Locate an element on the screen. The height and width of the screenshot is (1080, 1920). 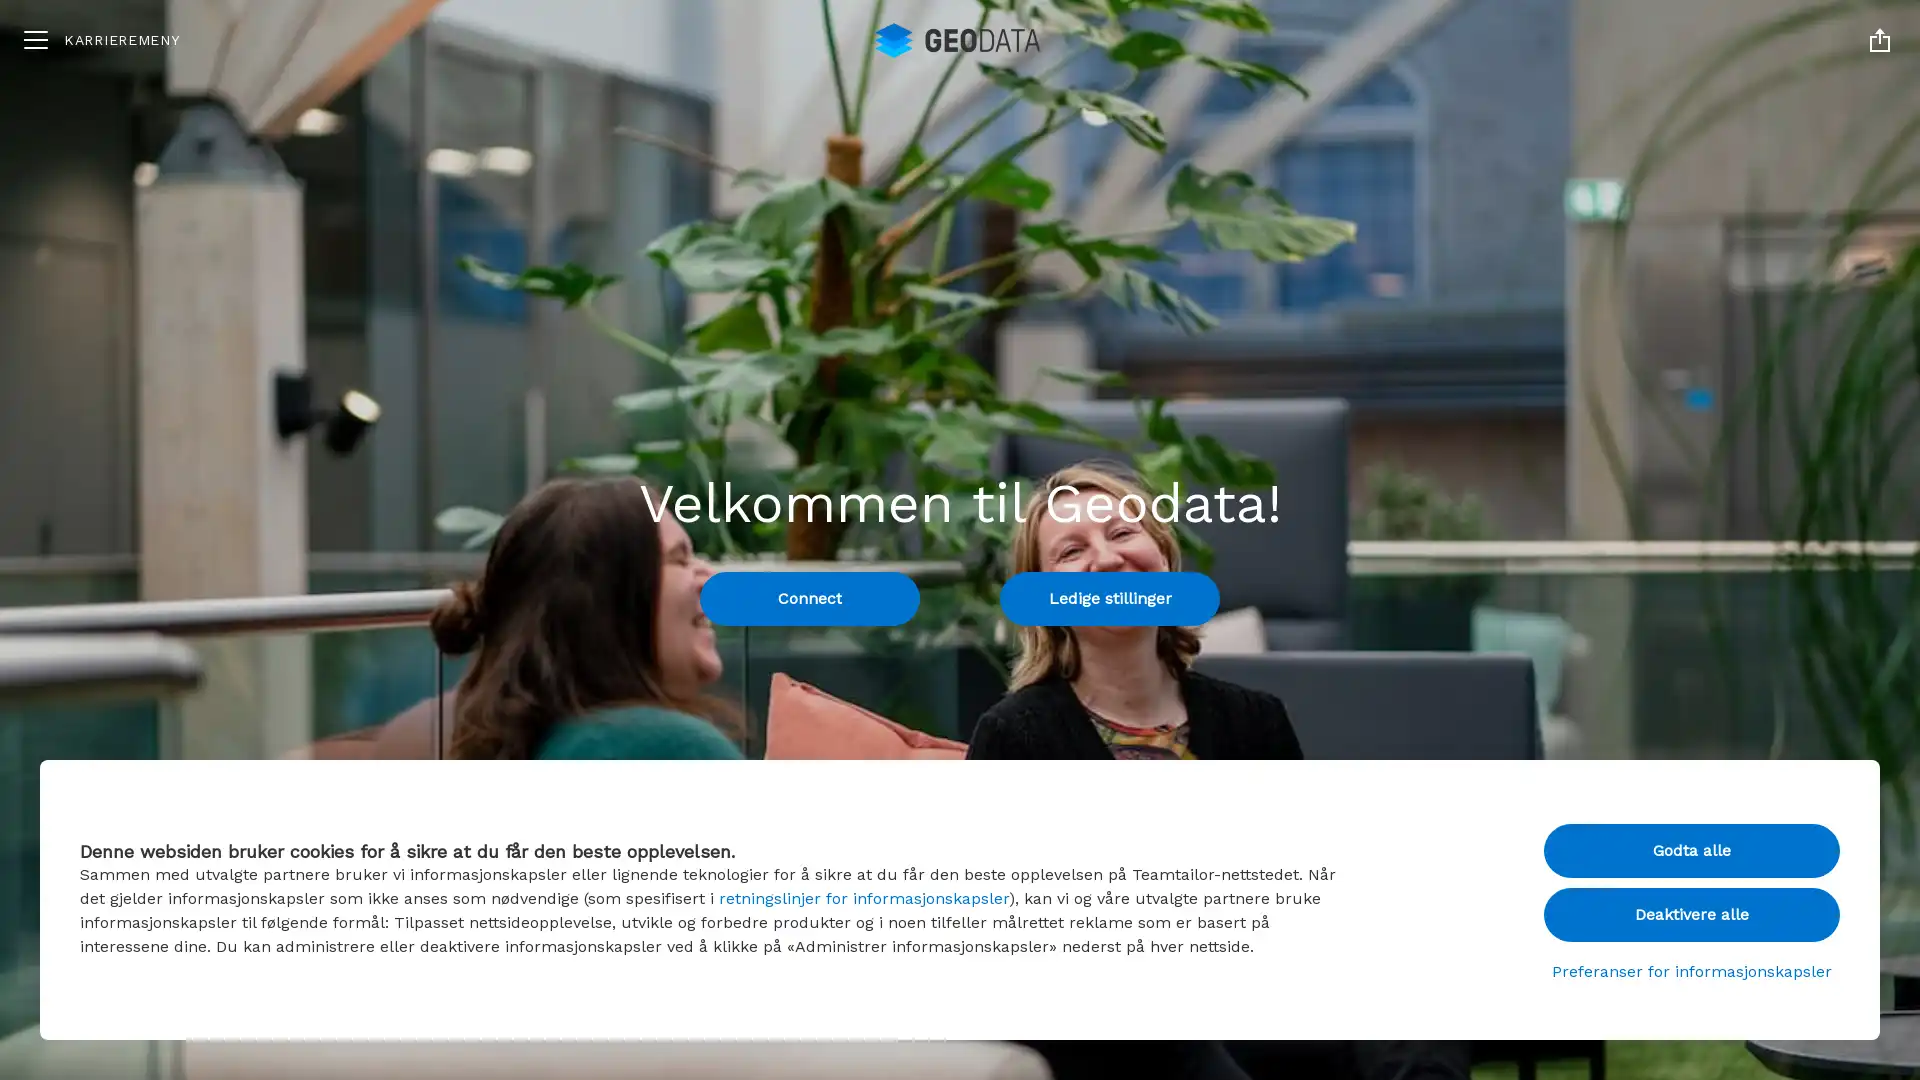
Del side is located at coordinates (1879, 39).